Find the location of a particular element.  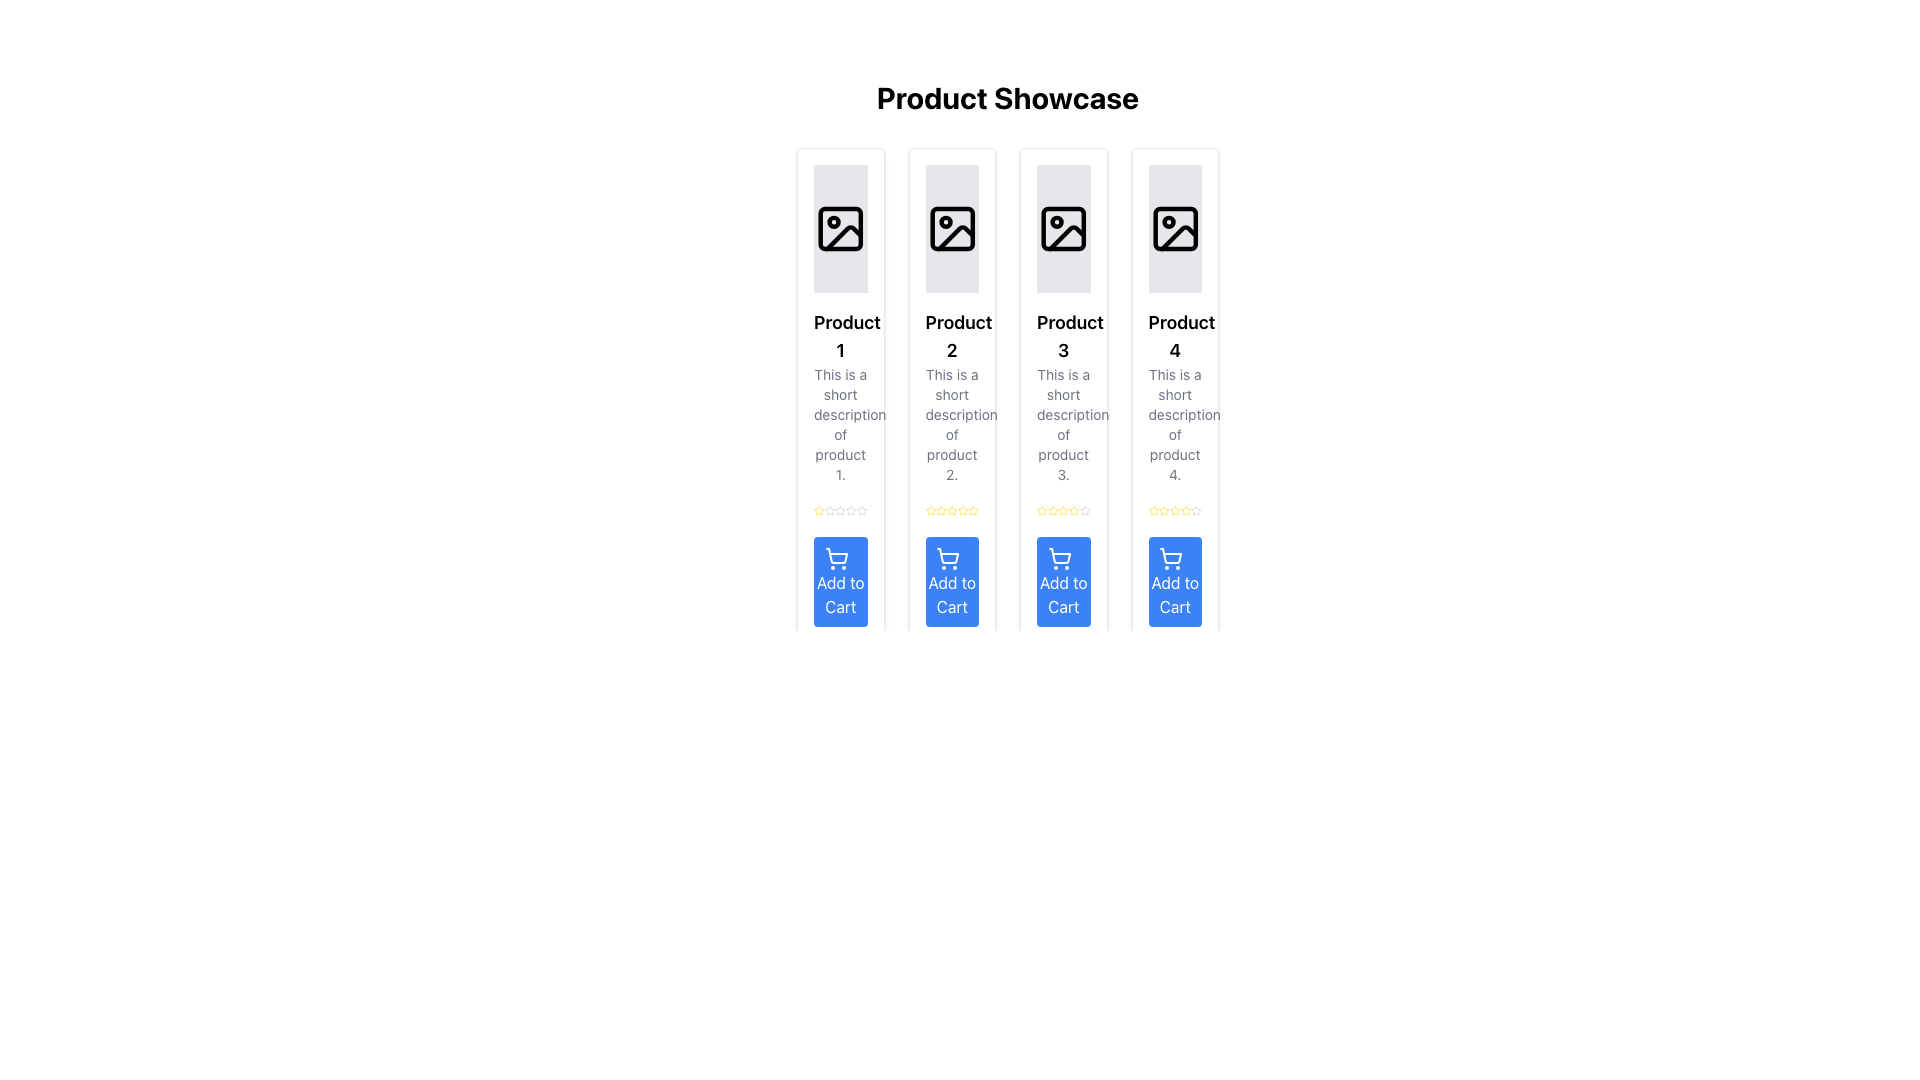

text block that contains the description of 'Product 3', which is a smaller grey font text located directly below the title in the third card of the product grid is located at coordinates (1062, 423).